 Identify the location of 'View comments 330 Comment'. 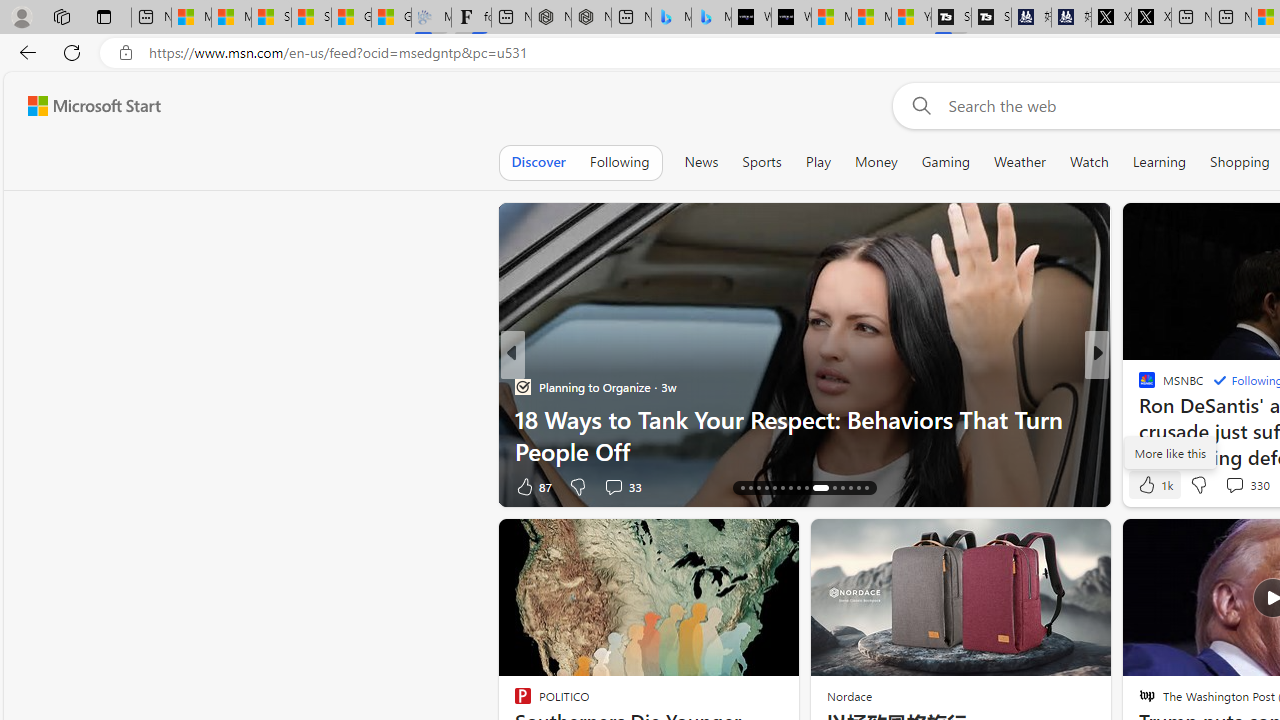
(1245, 484).